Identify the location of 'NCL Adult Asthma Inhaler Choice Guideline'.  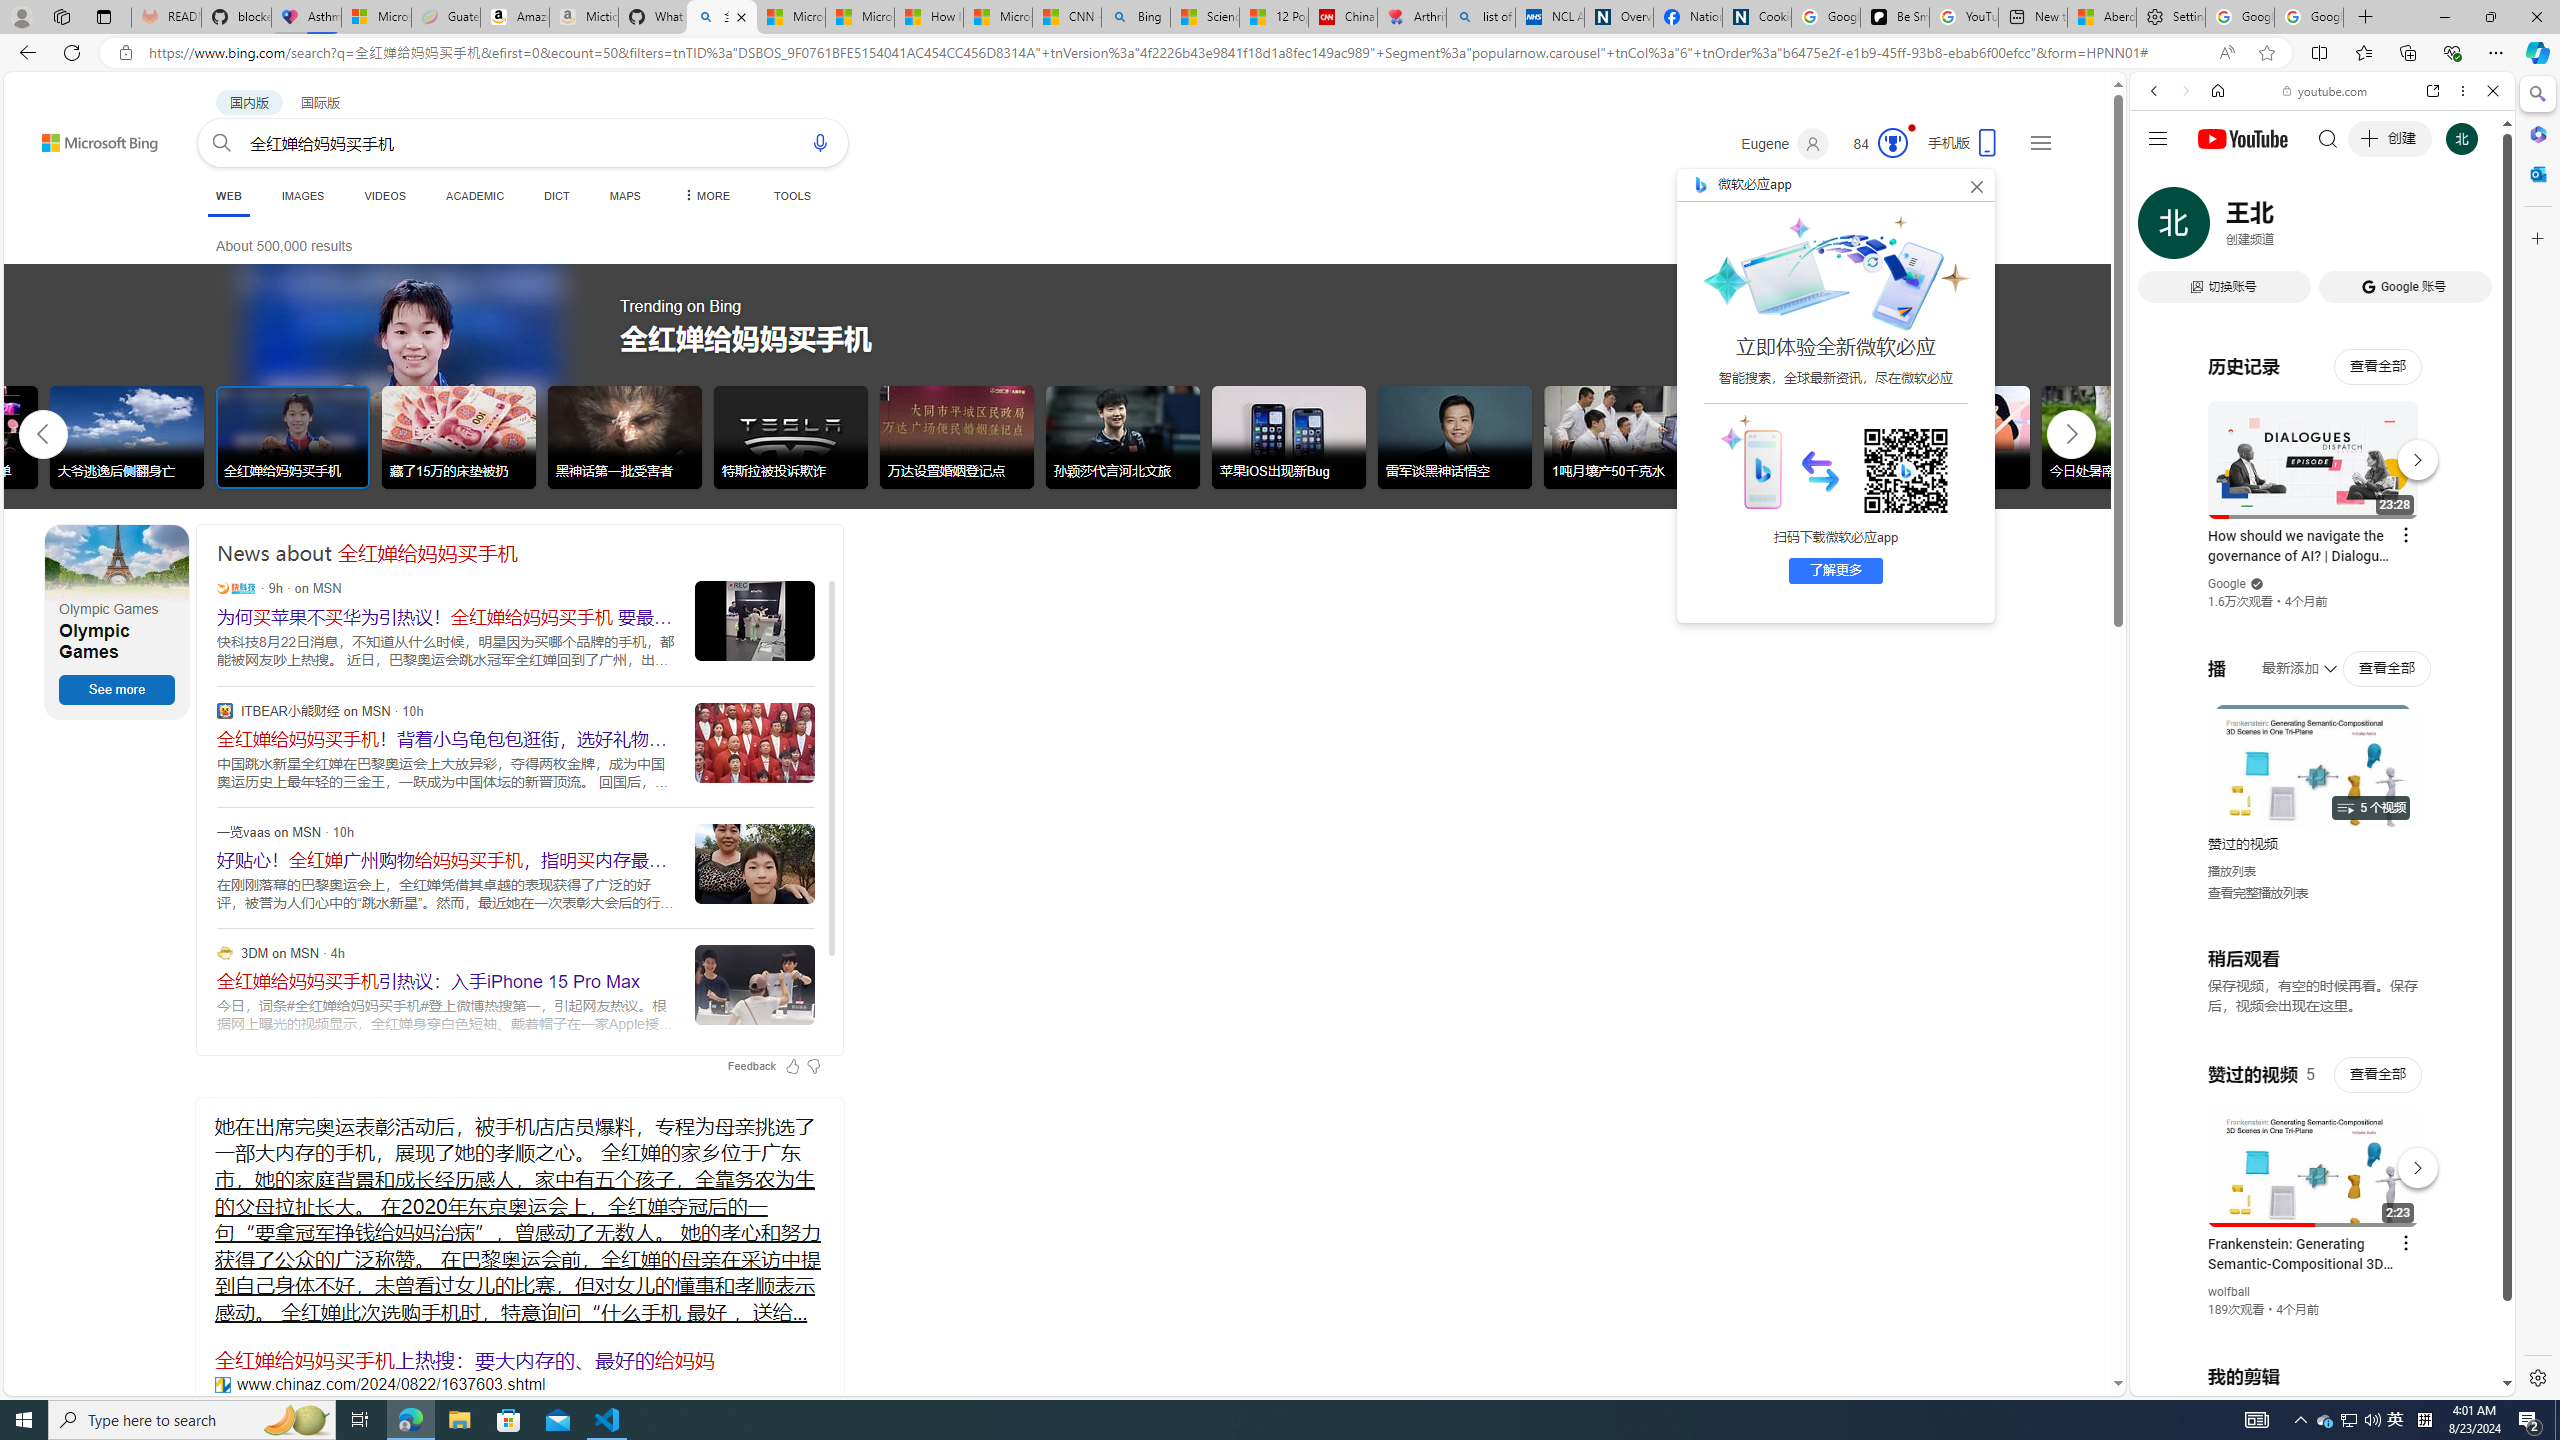
(1549, 16).